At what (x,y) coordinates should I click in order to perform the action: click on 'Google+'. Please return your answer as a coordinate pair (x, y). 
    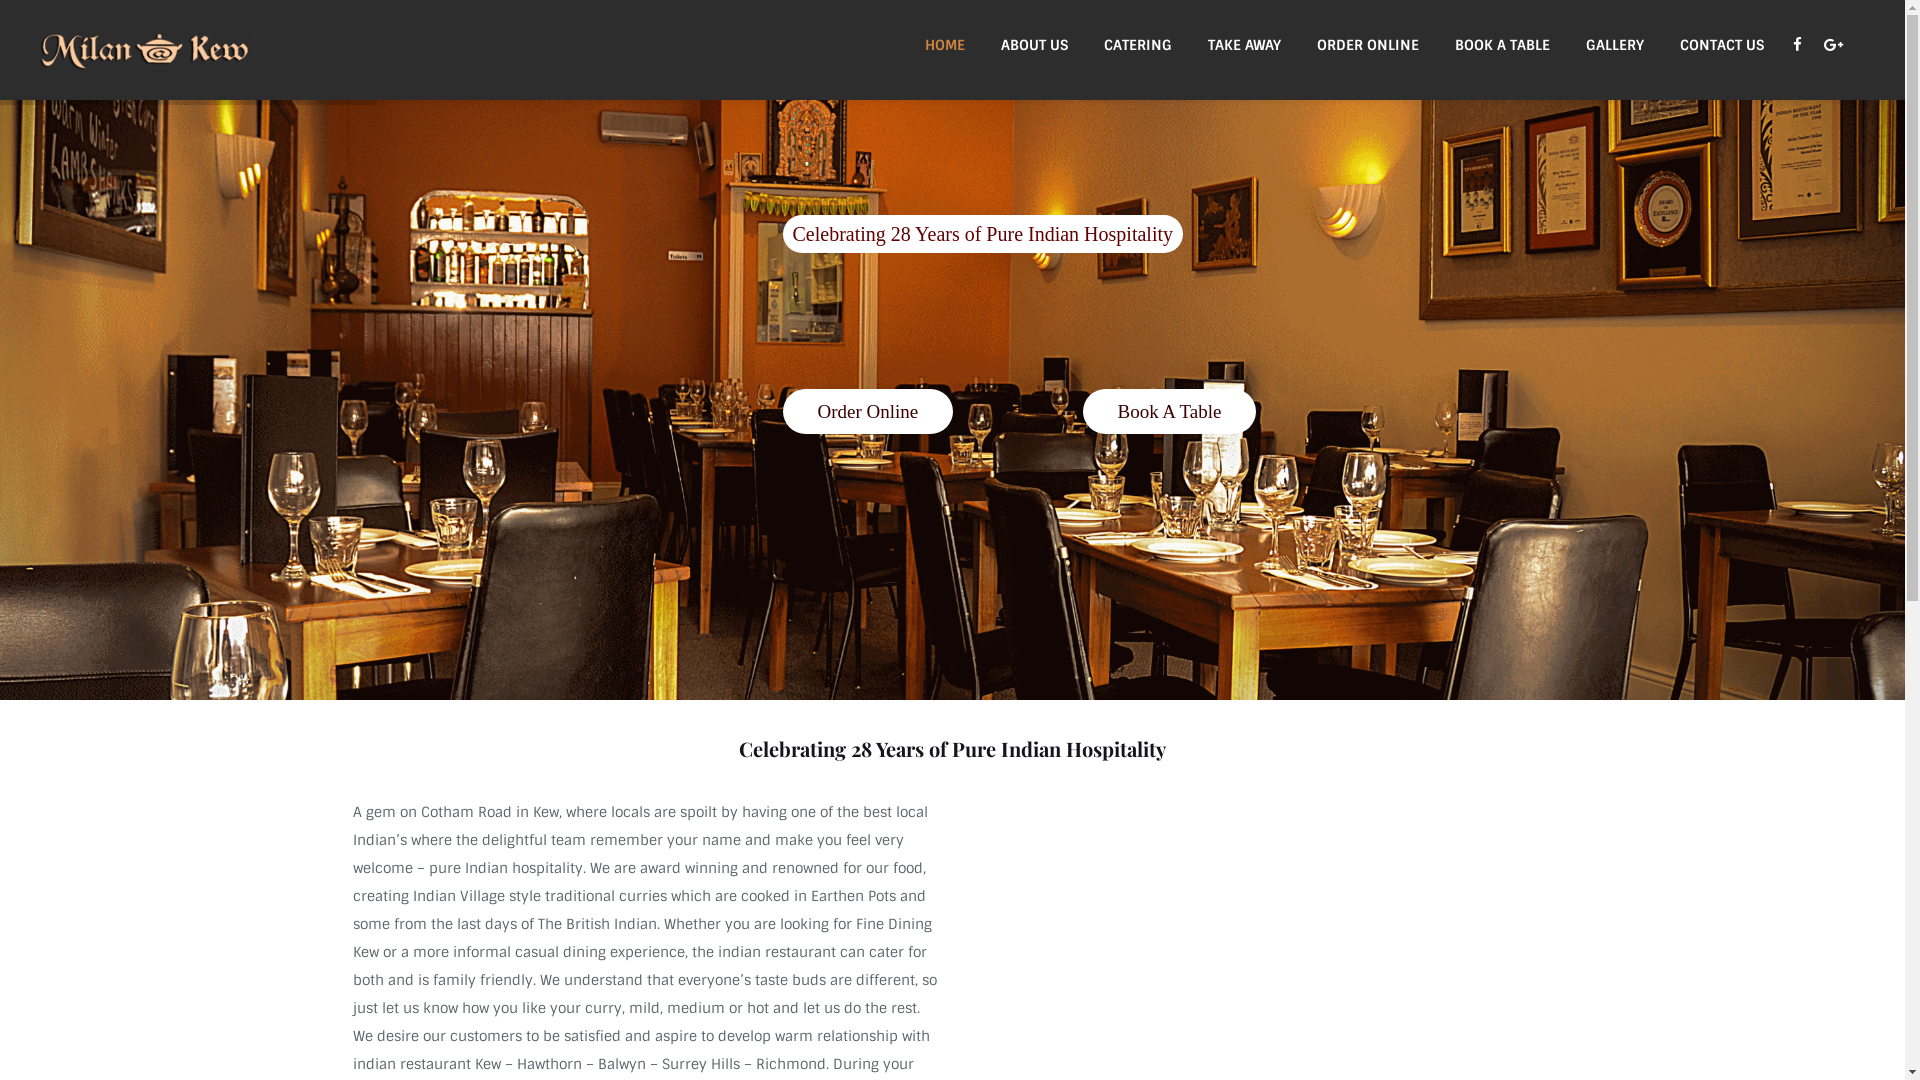
    Looking at the image, I should click on (1833, 45).